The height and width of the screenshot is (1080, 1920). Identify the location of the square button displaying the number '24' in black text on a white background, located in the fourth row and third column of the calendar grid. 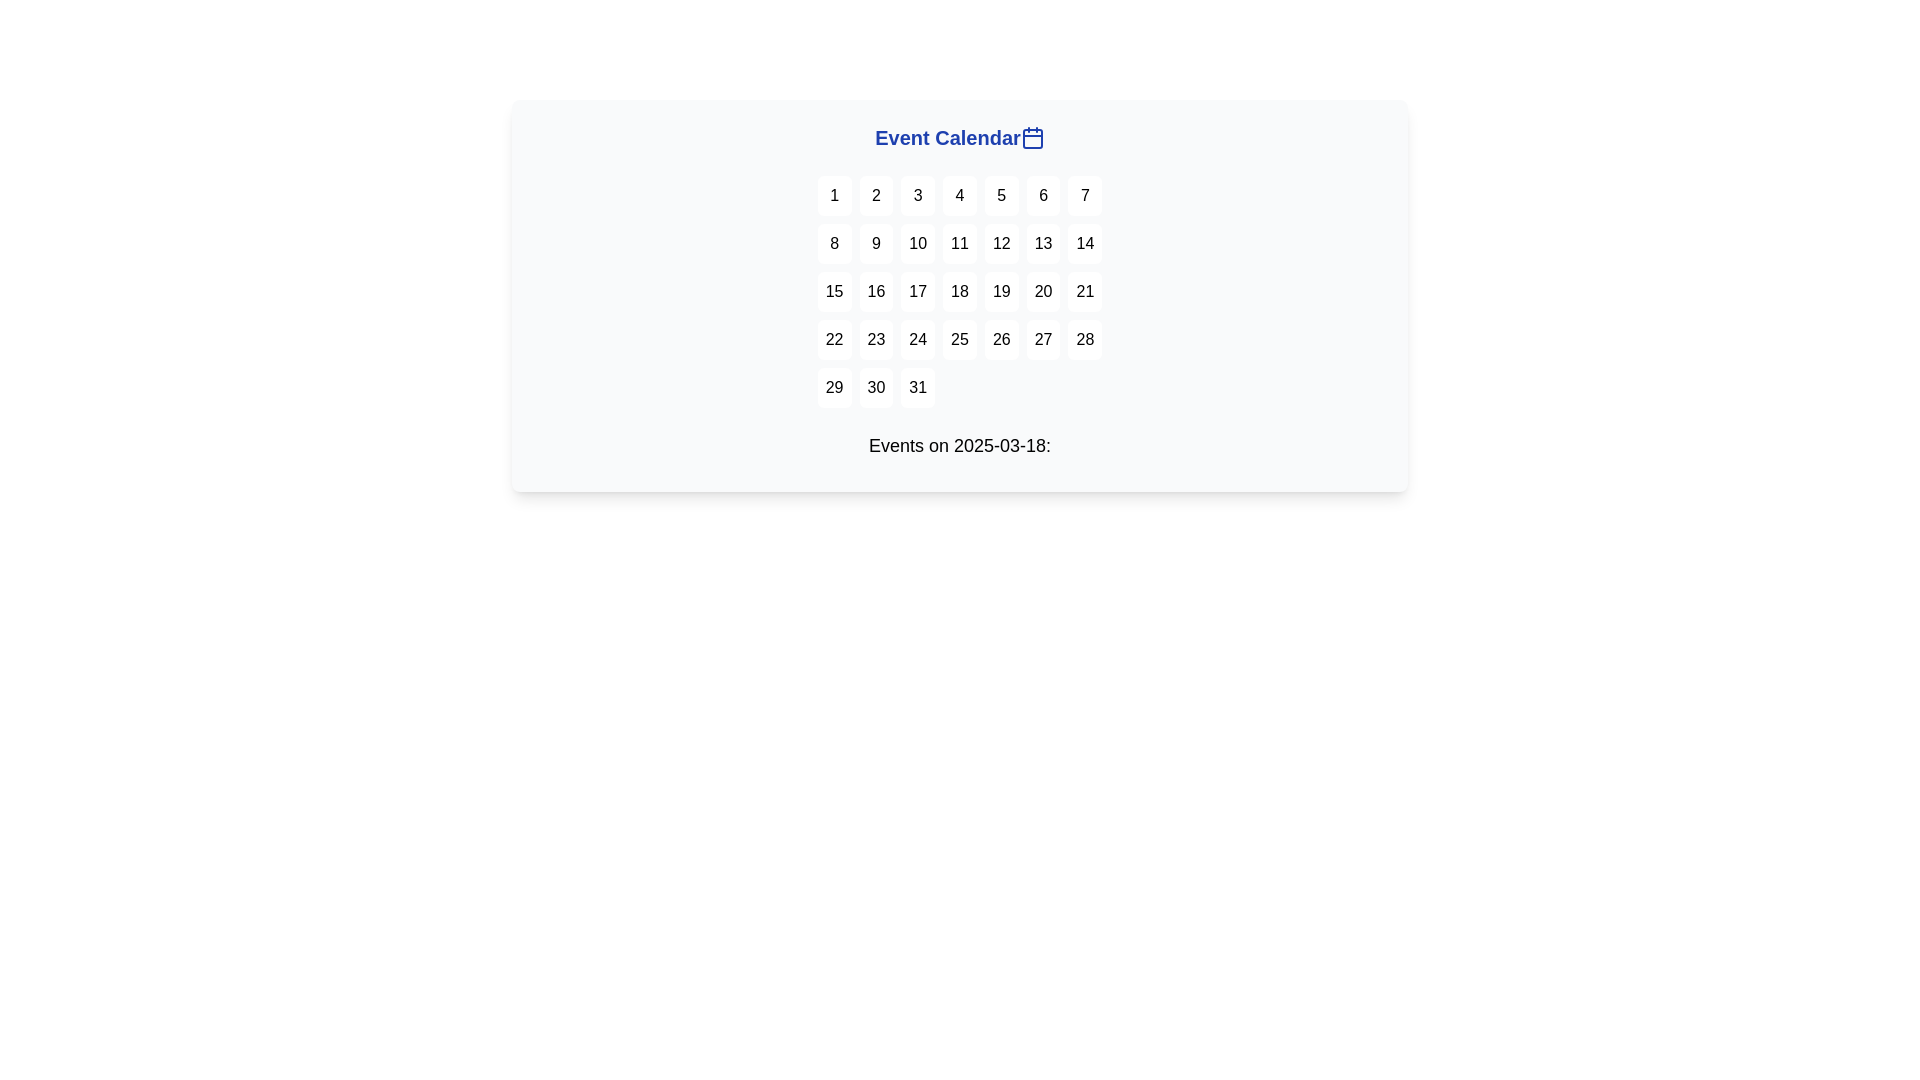
(917, 338).